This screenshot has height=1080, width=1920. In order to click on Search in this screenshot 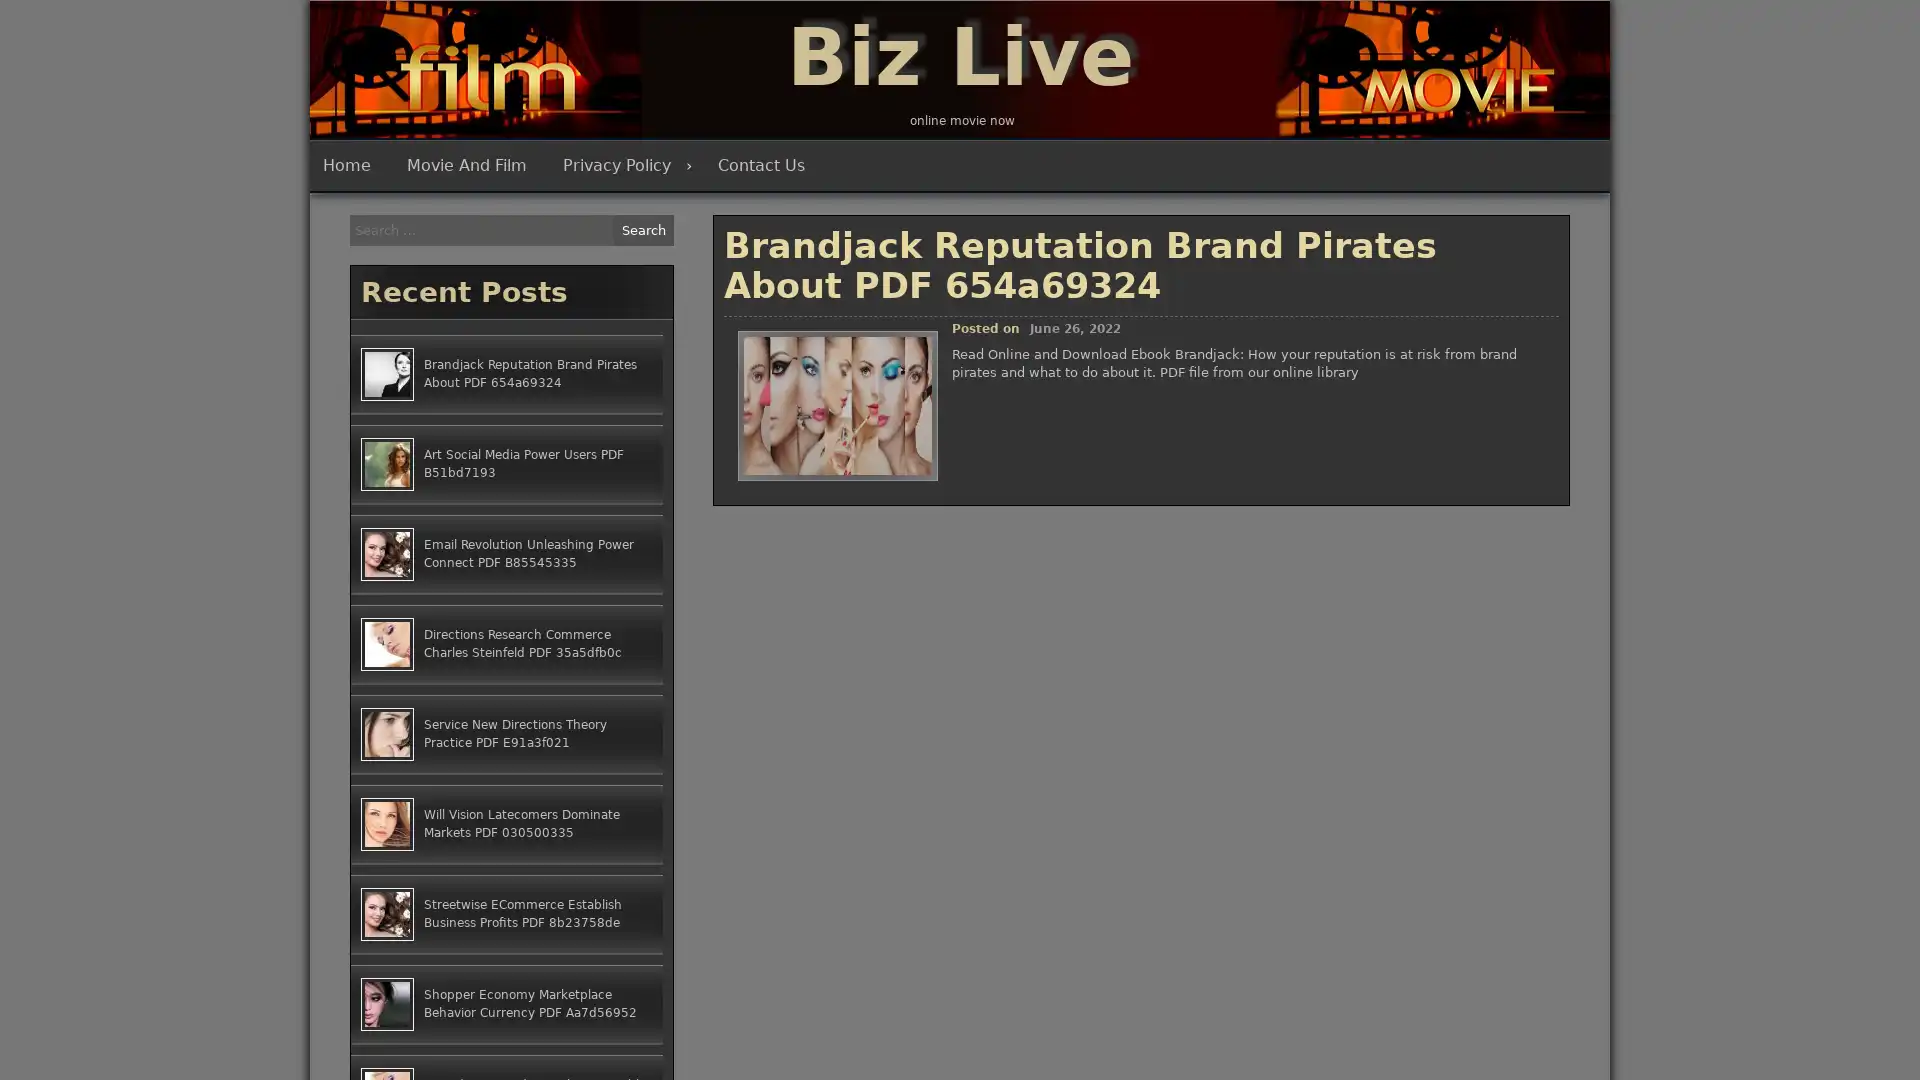, I will do `click(643, 229)`.